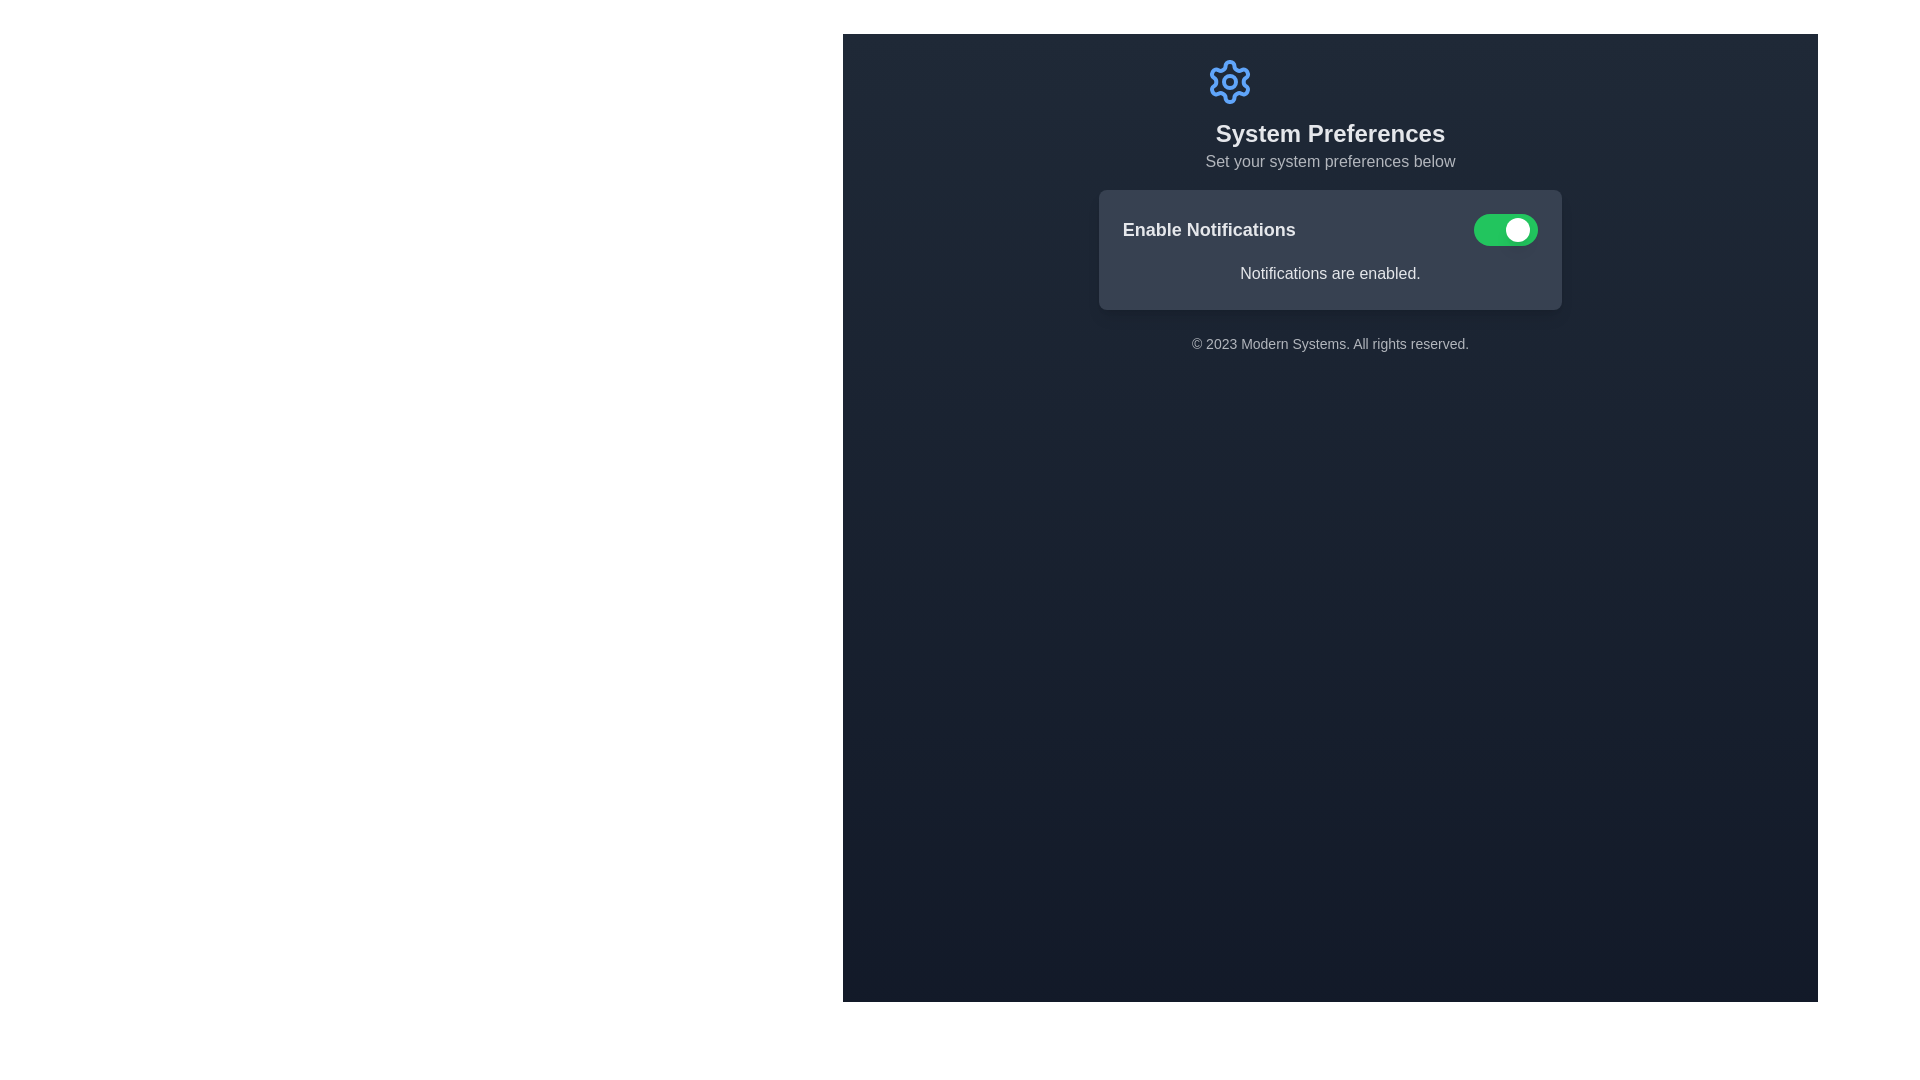  Describe the element at coordinates (1506, 229) in the screenshot. I see `the toggle switch with a green background and a white circular handle indicating the 'on' position` at that location.